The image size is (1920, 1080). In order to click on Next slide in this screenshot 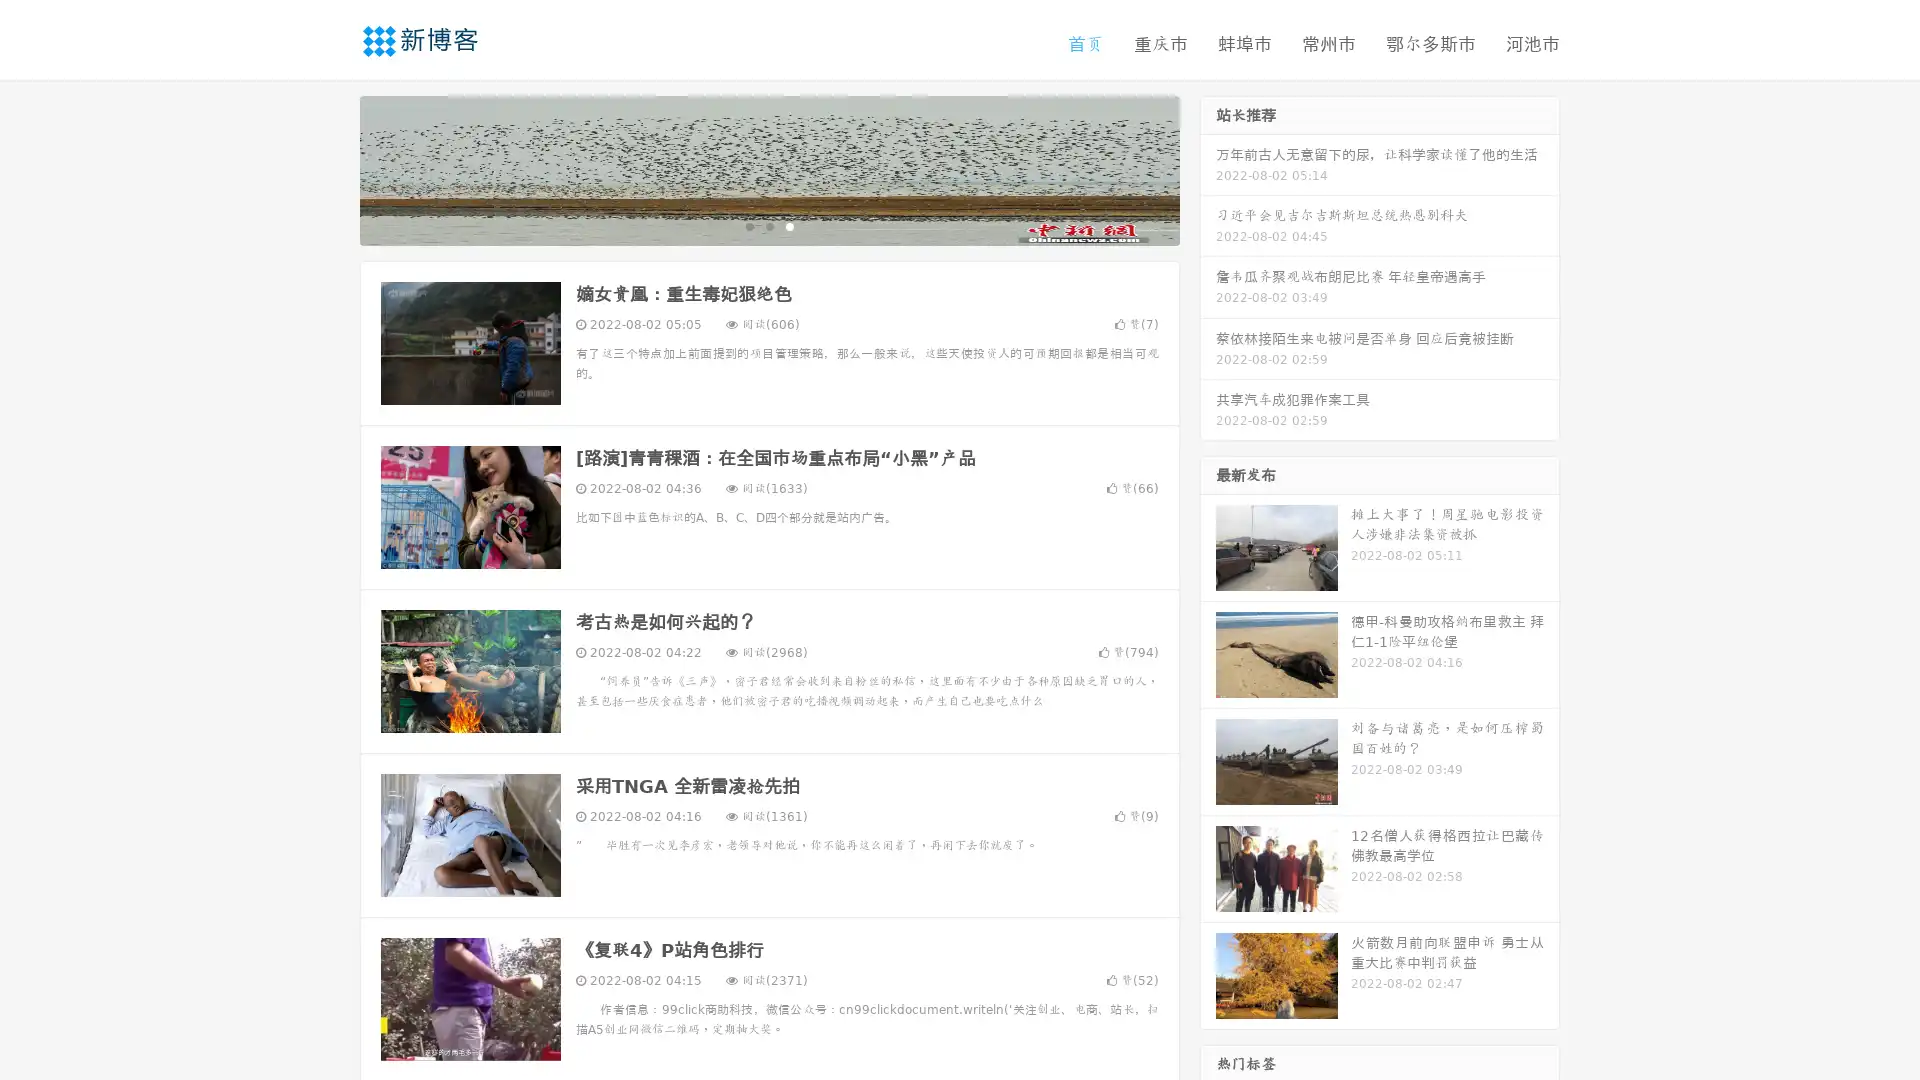, I will do `click(1208, 168)`.